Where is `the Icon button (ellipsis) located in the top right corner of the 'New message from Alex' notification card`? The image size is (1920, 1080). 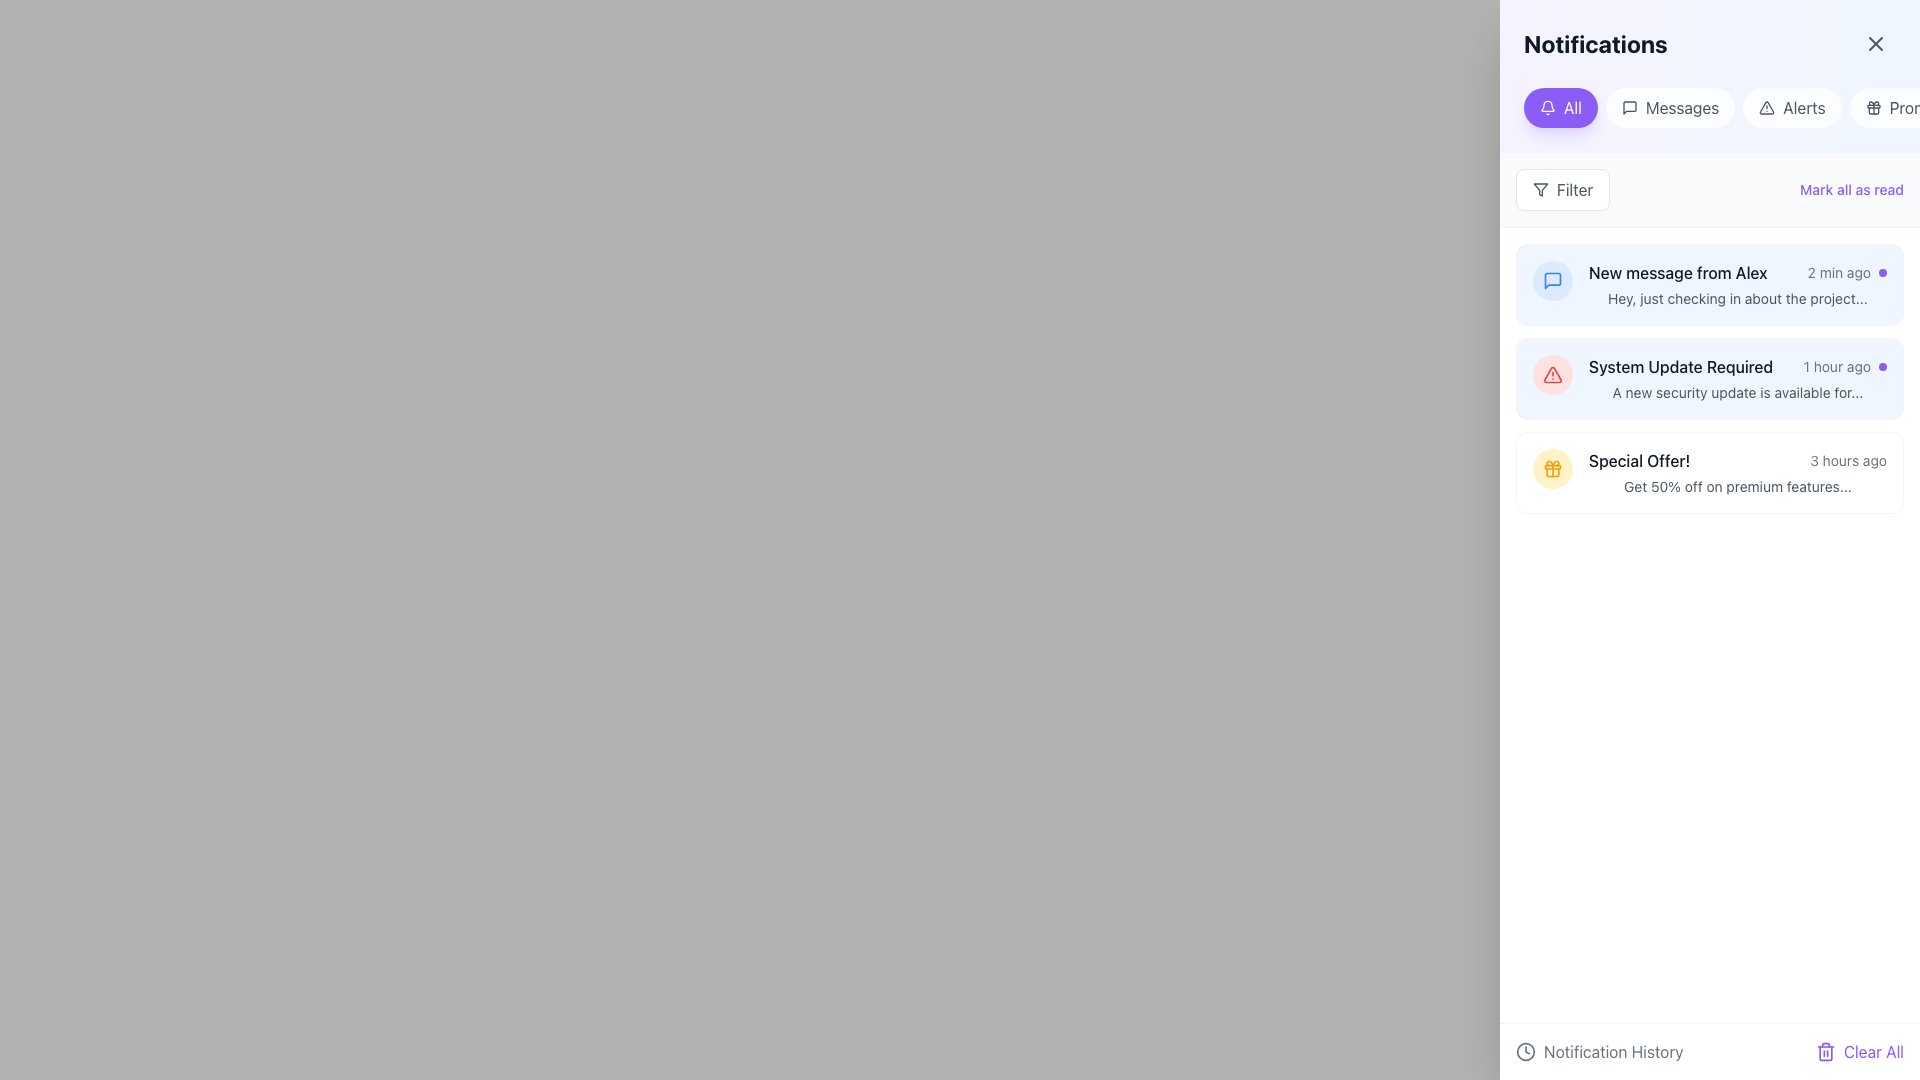
the Icon button (ellipsis) located in the top right corner of the 'New message from Alex' notification card is located at coordinates (1870, 285).